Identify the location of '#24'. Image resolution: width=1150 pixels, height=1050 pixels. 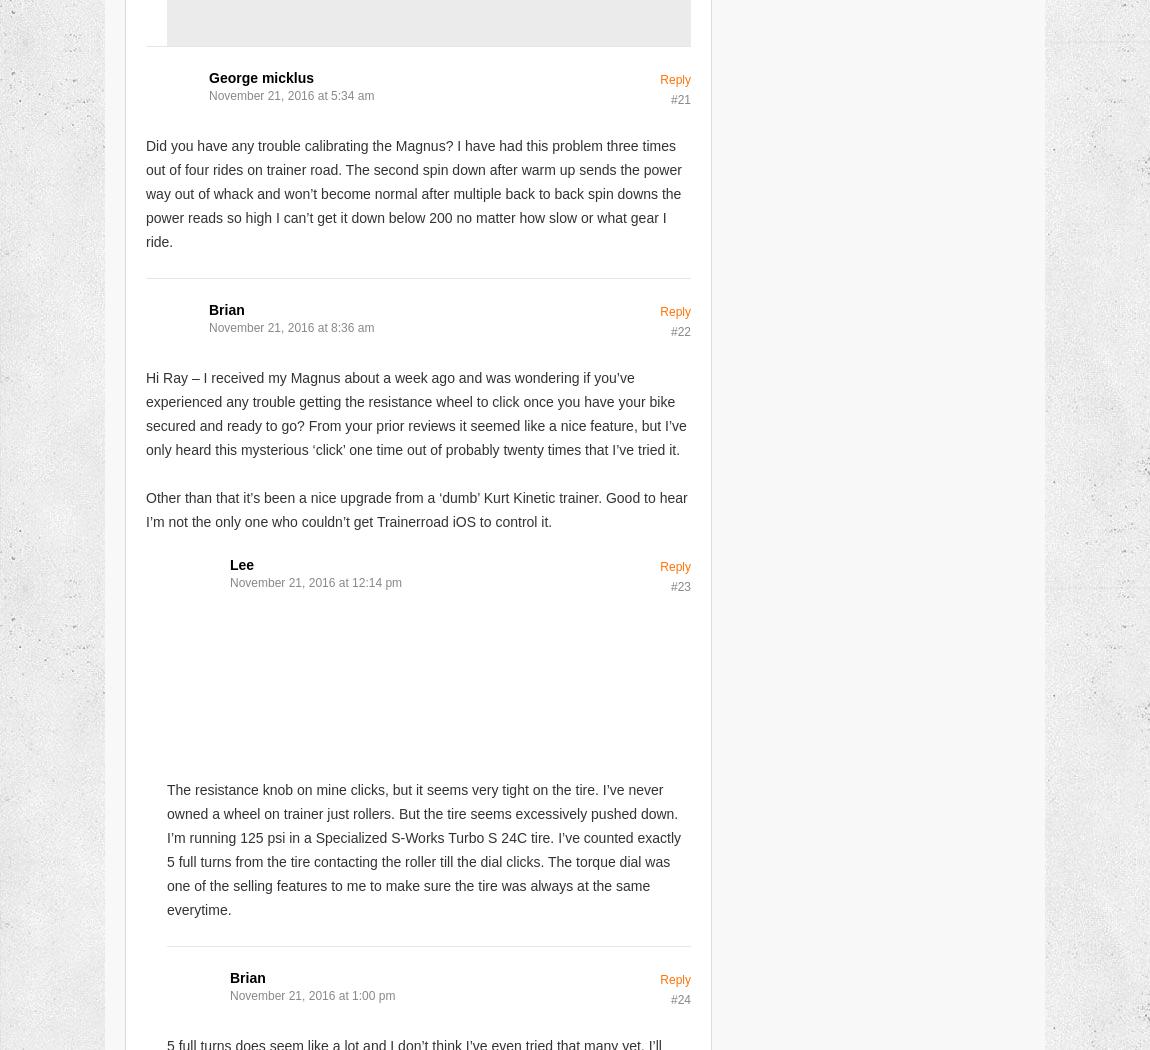
(679, 998).